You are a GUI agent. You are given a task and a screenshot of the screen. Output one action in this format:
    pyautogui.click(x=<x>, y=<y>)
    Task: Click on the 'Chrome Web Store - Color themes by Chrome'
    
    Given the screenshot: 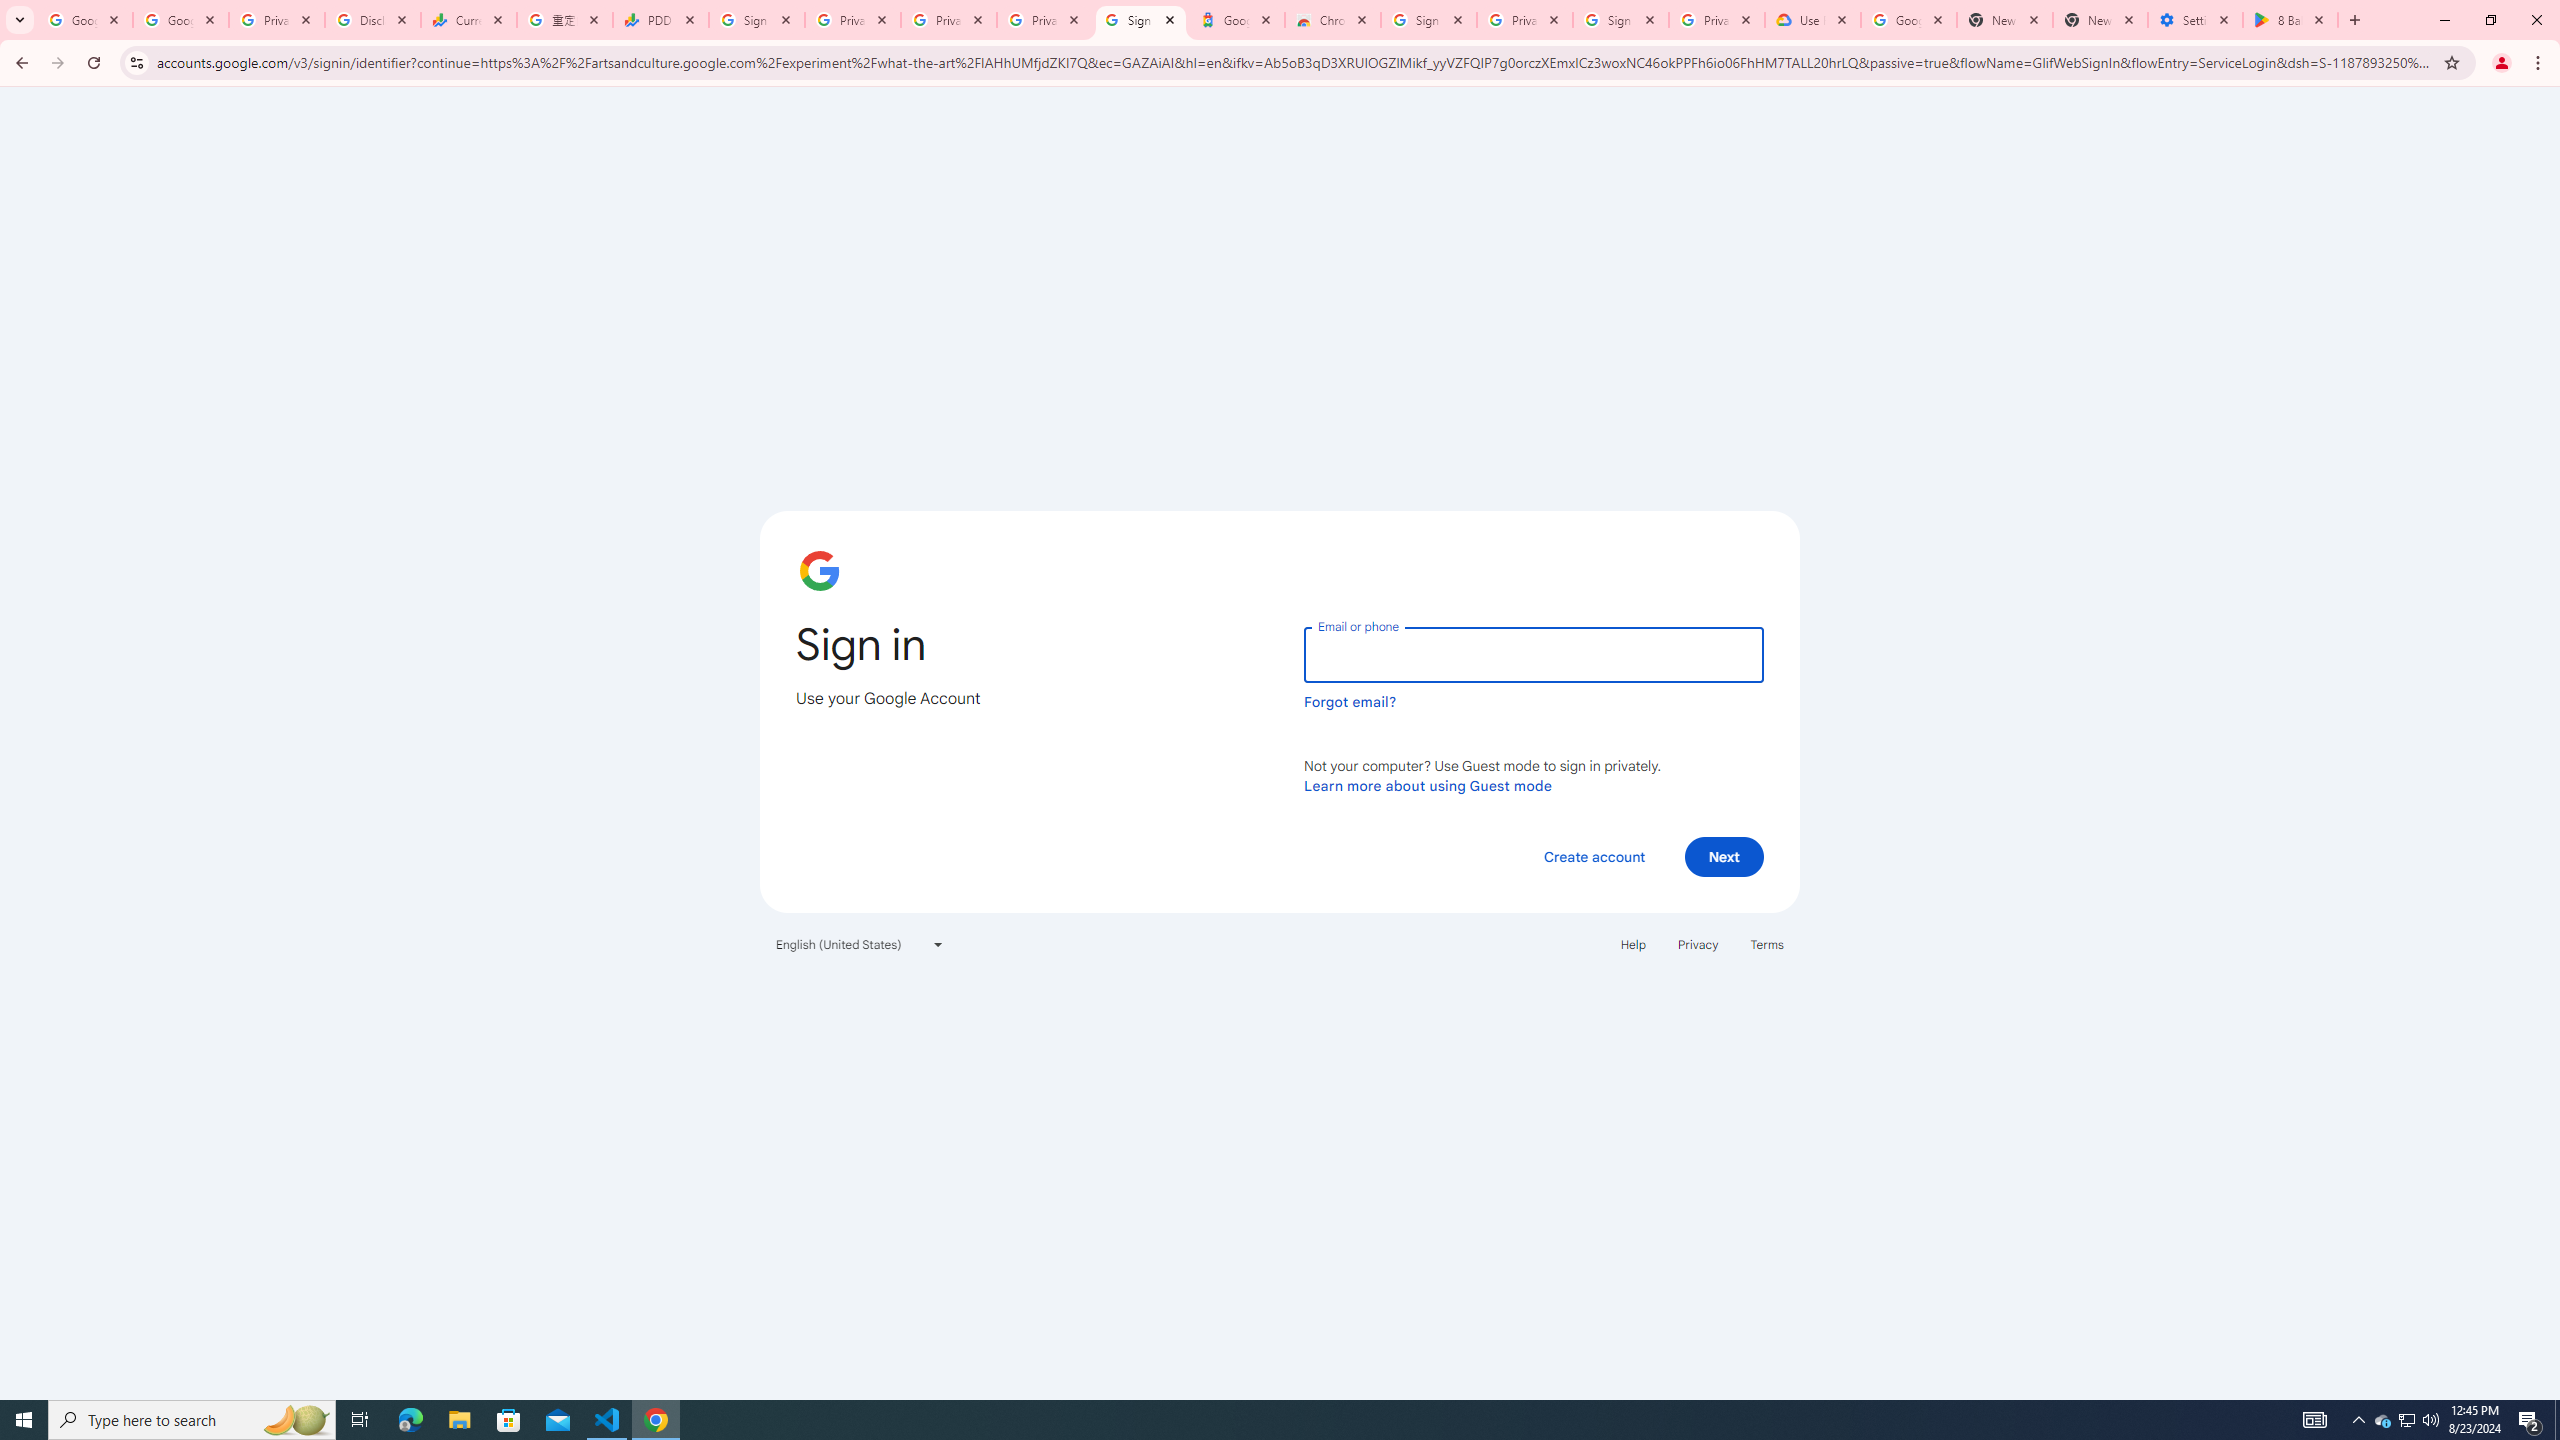 What is the action you would take?
    pyautogui.click(x=1332, y=19)
    